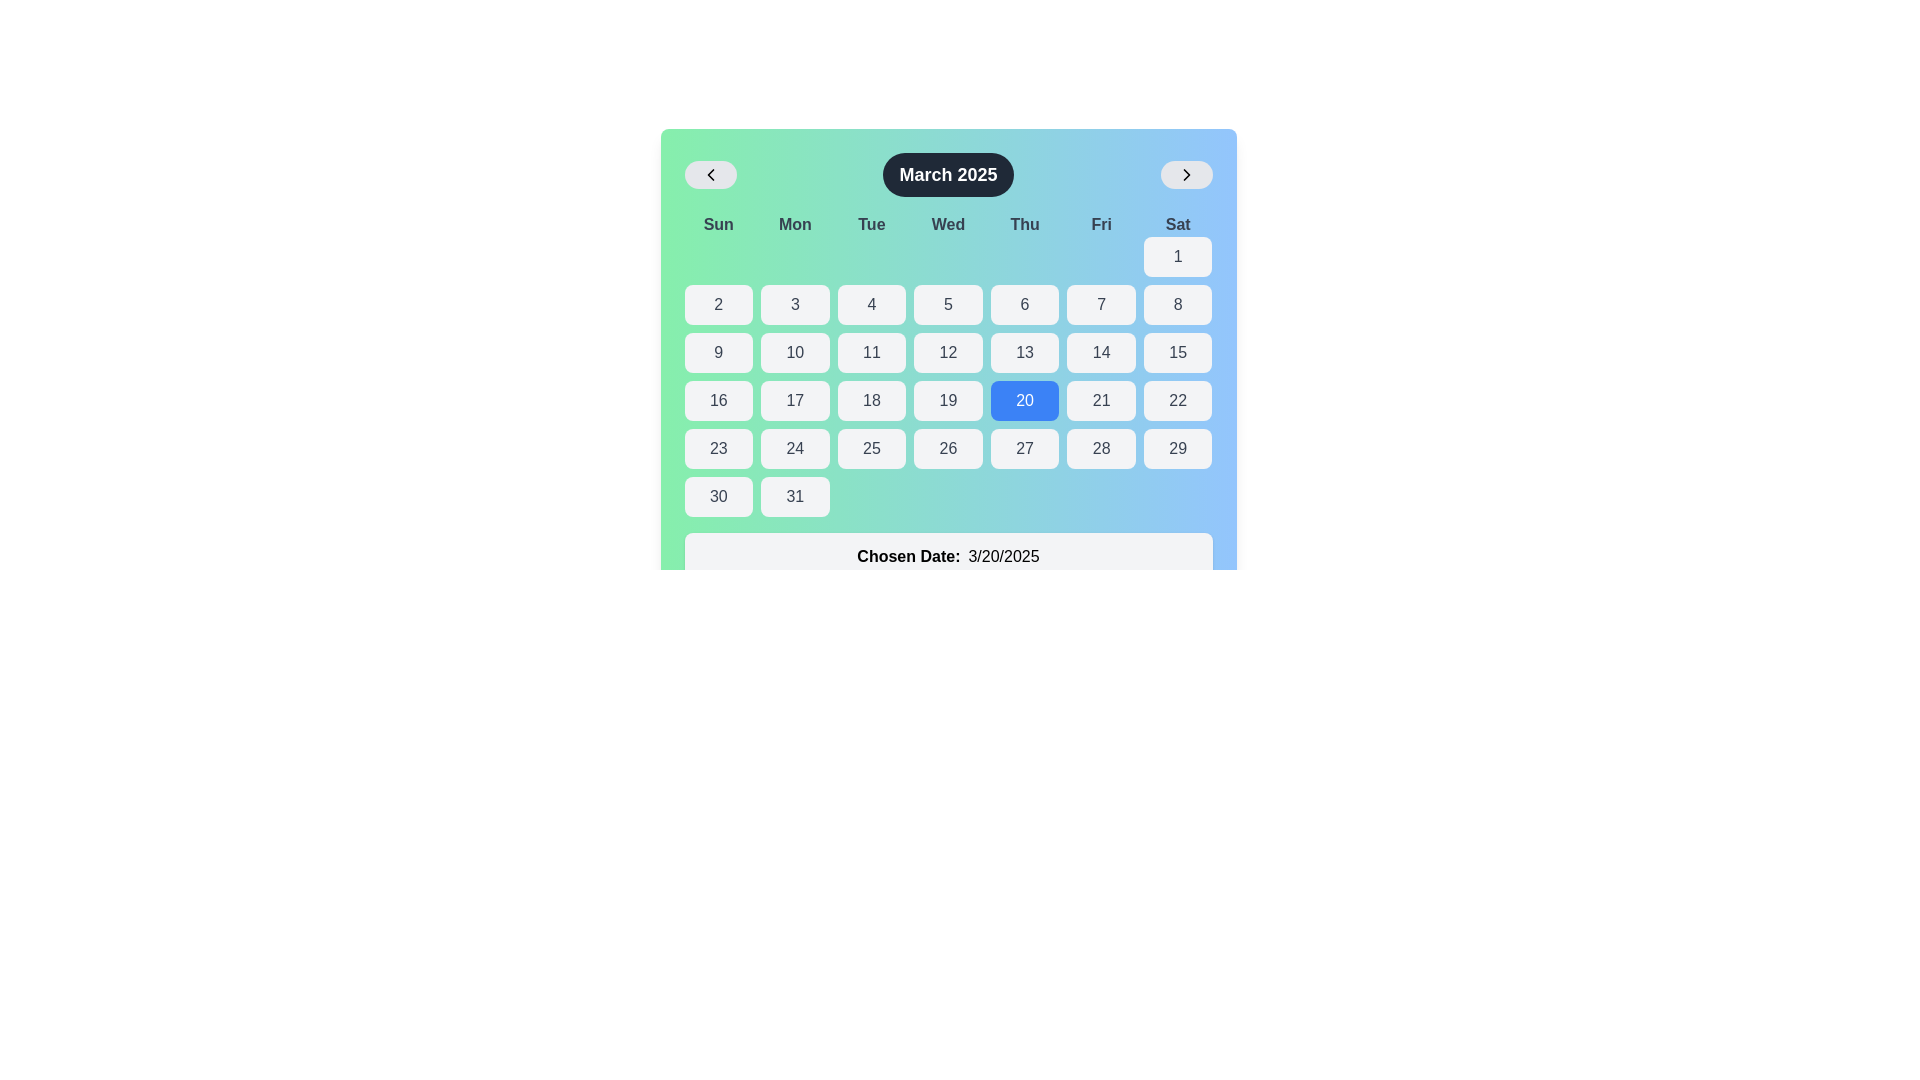 This screenshot has height=1080, width=1920. Describe the element at coordinates (1100, 224) in the screenshot. I see `the 'Friday' label, which is the sixth item in the sequence of day names at the top of the calendar` at that location.